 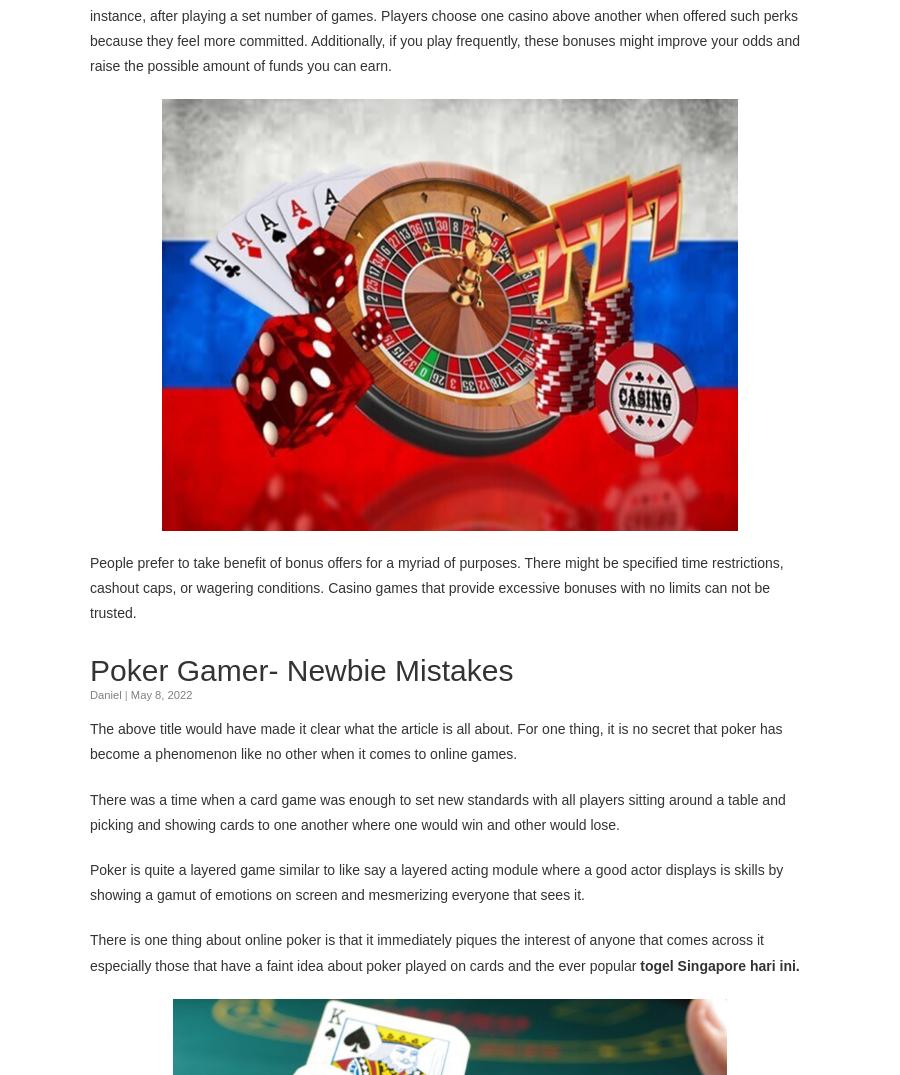 I want to click on 'There is one thing about online poker is that it immediately piques the interest of anyone that comes across it especially those that have a faint idea about poker played on cards and the ever popular', so click(x=89, y=951).